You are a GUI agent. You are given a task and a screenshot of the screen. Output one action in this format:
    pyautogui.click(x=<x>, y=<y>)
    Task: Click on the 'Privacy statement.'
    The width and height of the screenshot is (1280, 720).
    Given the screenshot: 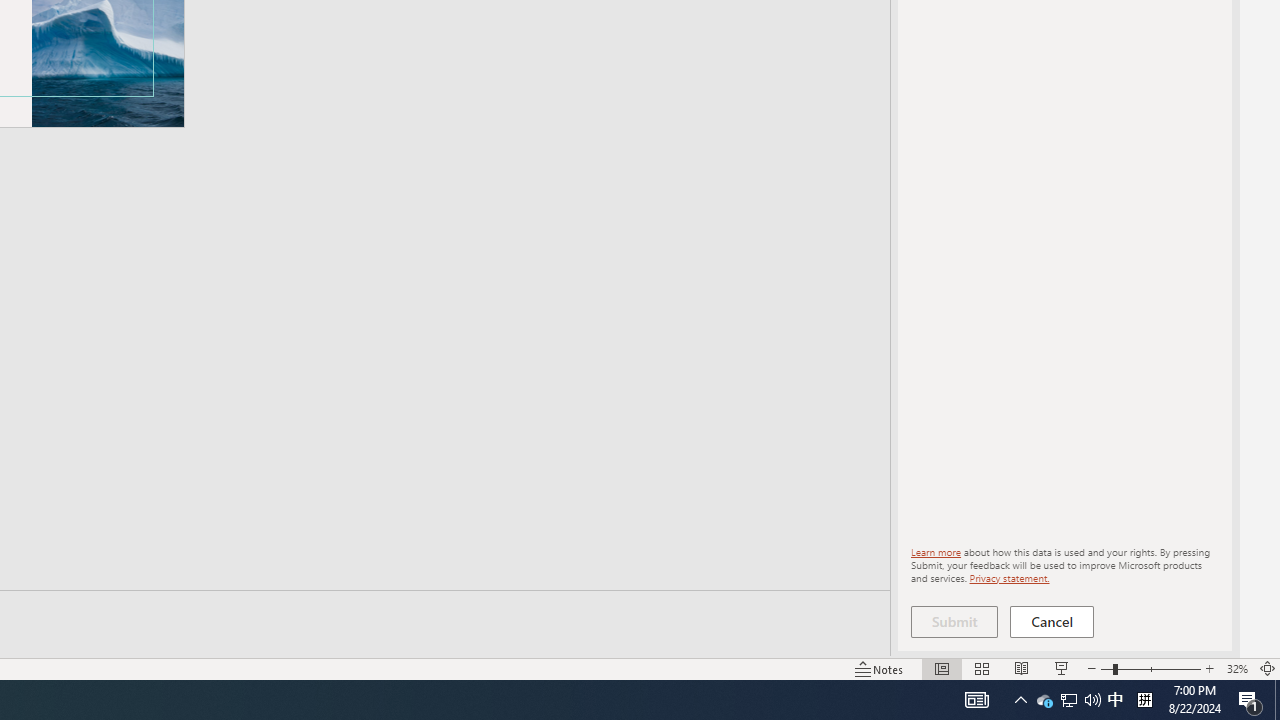 What is the action you would take?
    pyautogui.click(x=1009, y=577)
    